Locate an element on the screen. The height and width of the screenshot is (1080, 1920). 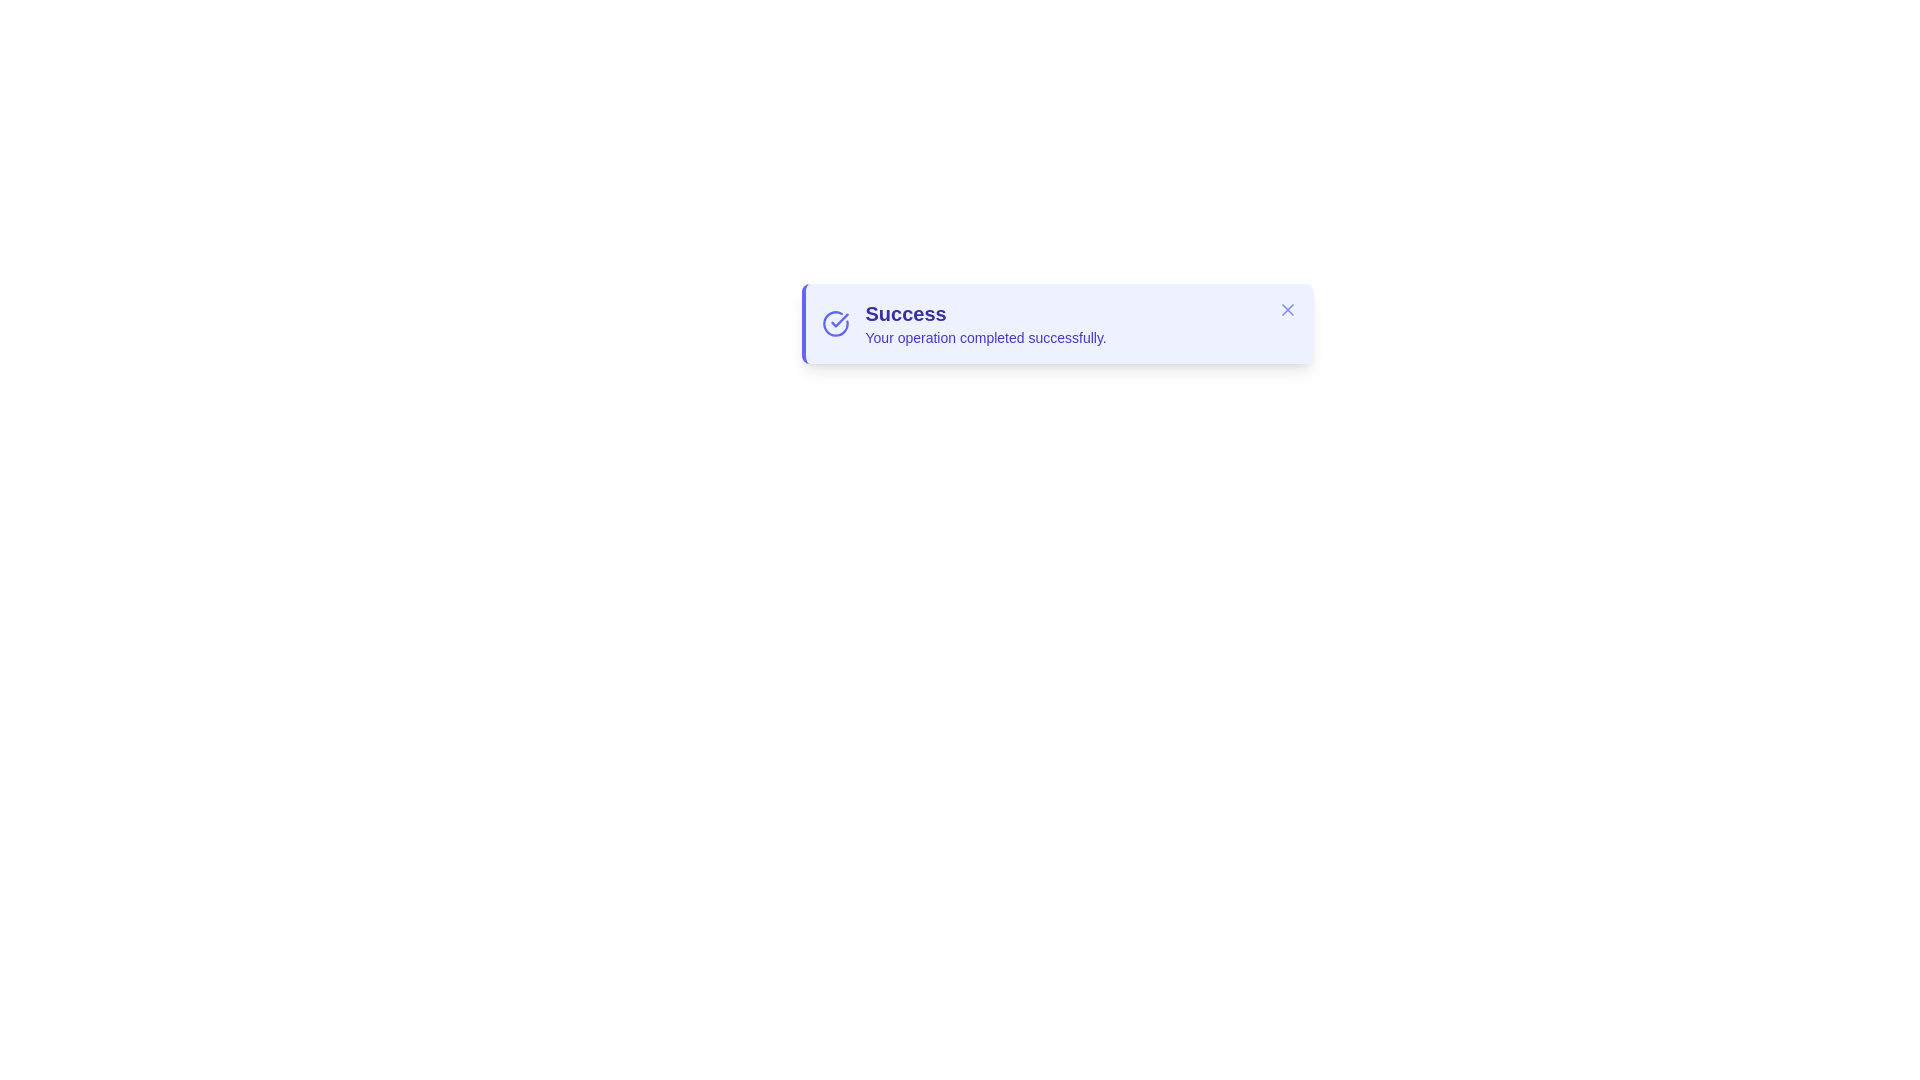
message displayed in the notification box that indicates 'Success' and 'Your operation completed successfully.' is located at coordinates (986, 323).